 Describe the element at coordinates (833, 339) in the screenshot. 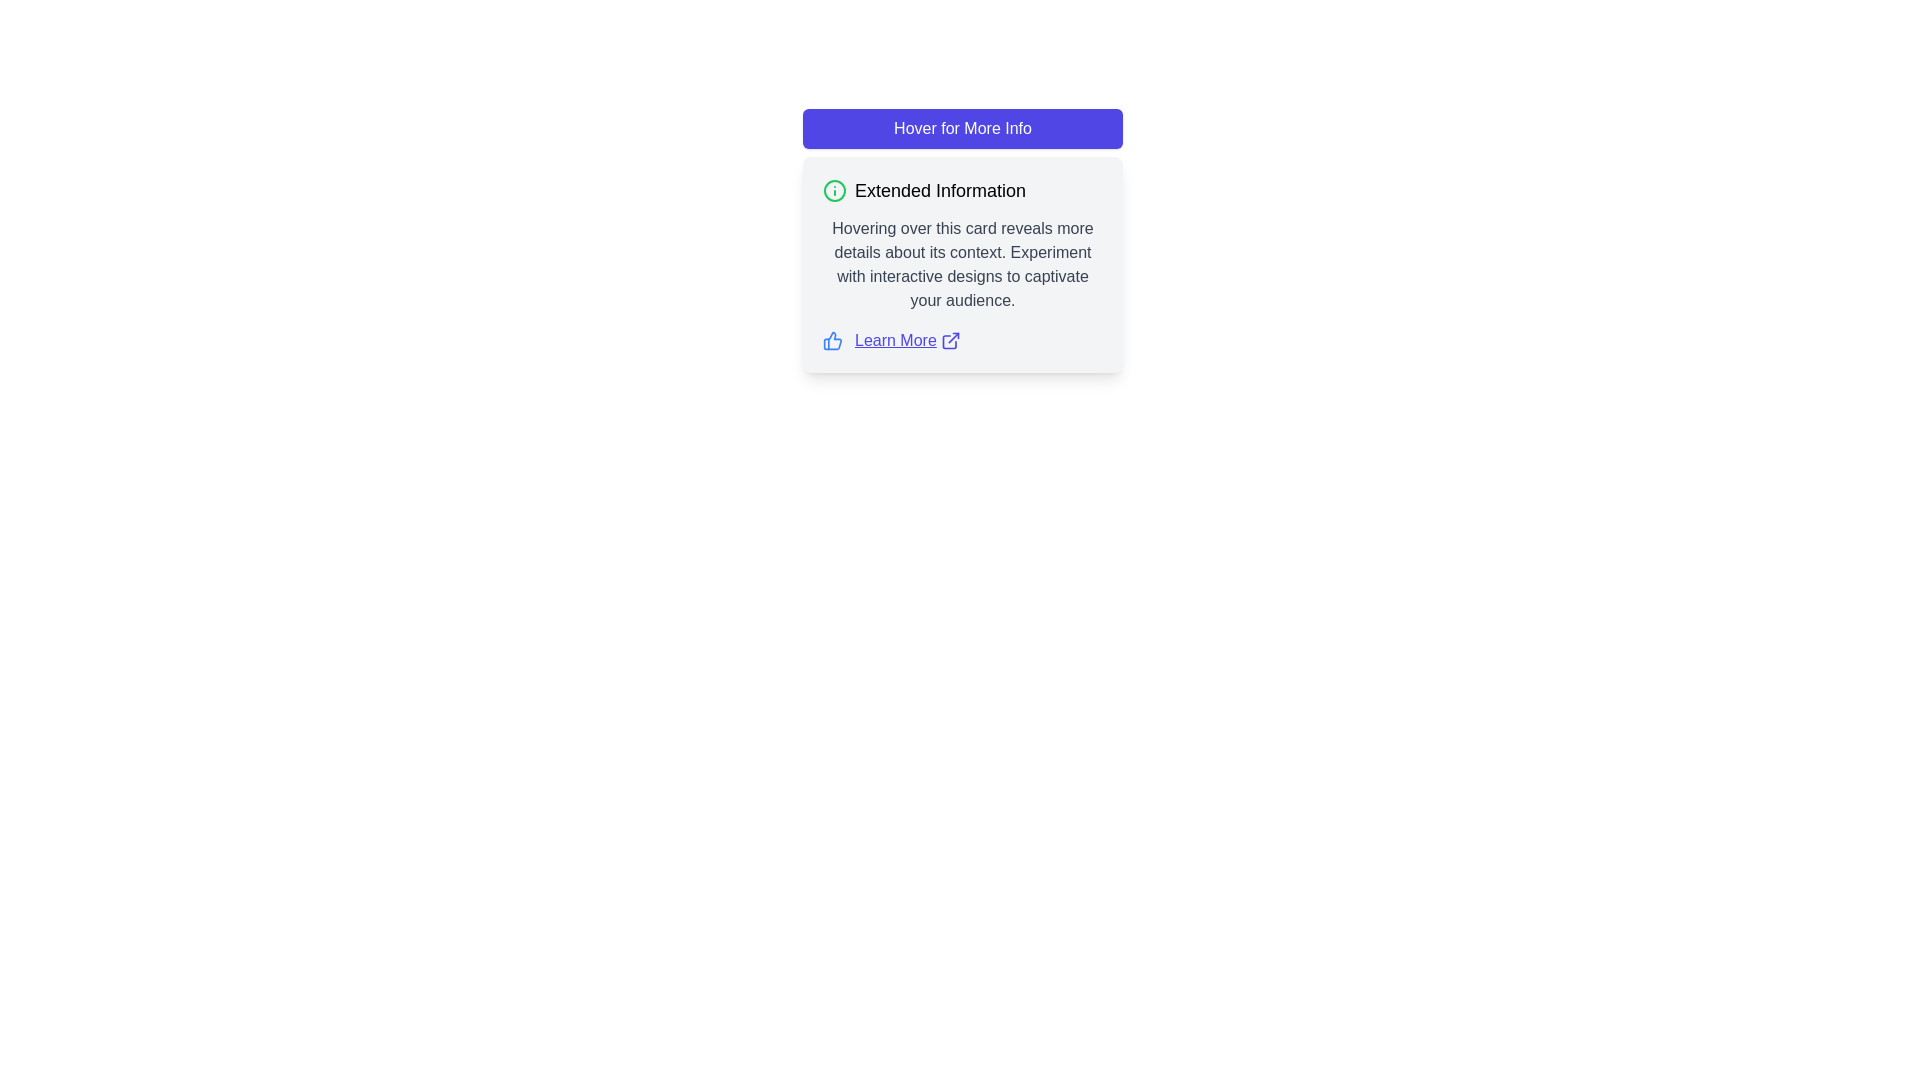

I see `the approval icon located at the far left within the horizontal grouping of elements near the bottom of the card` at that location.